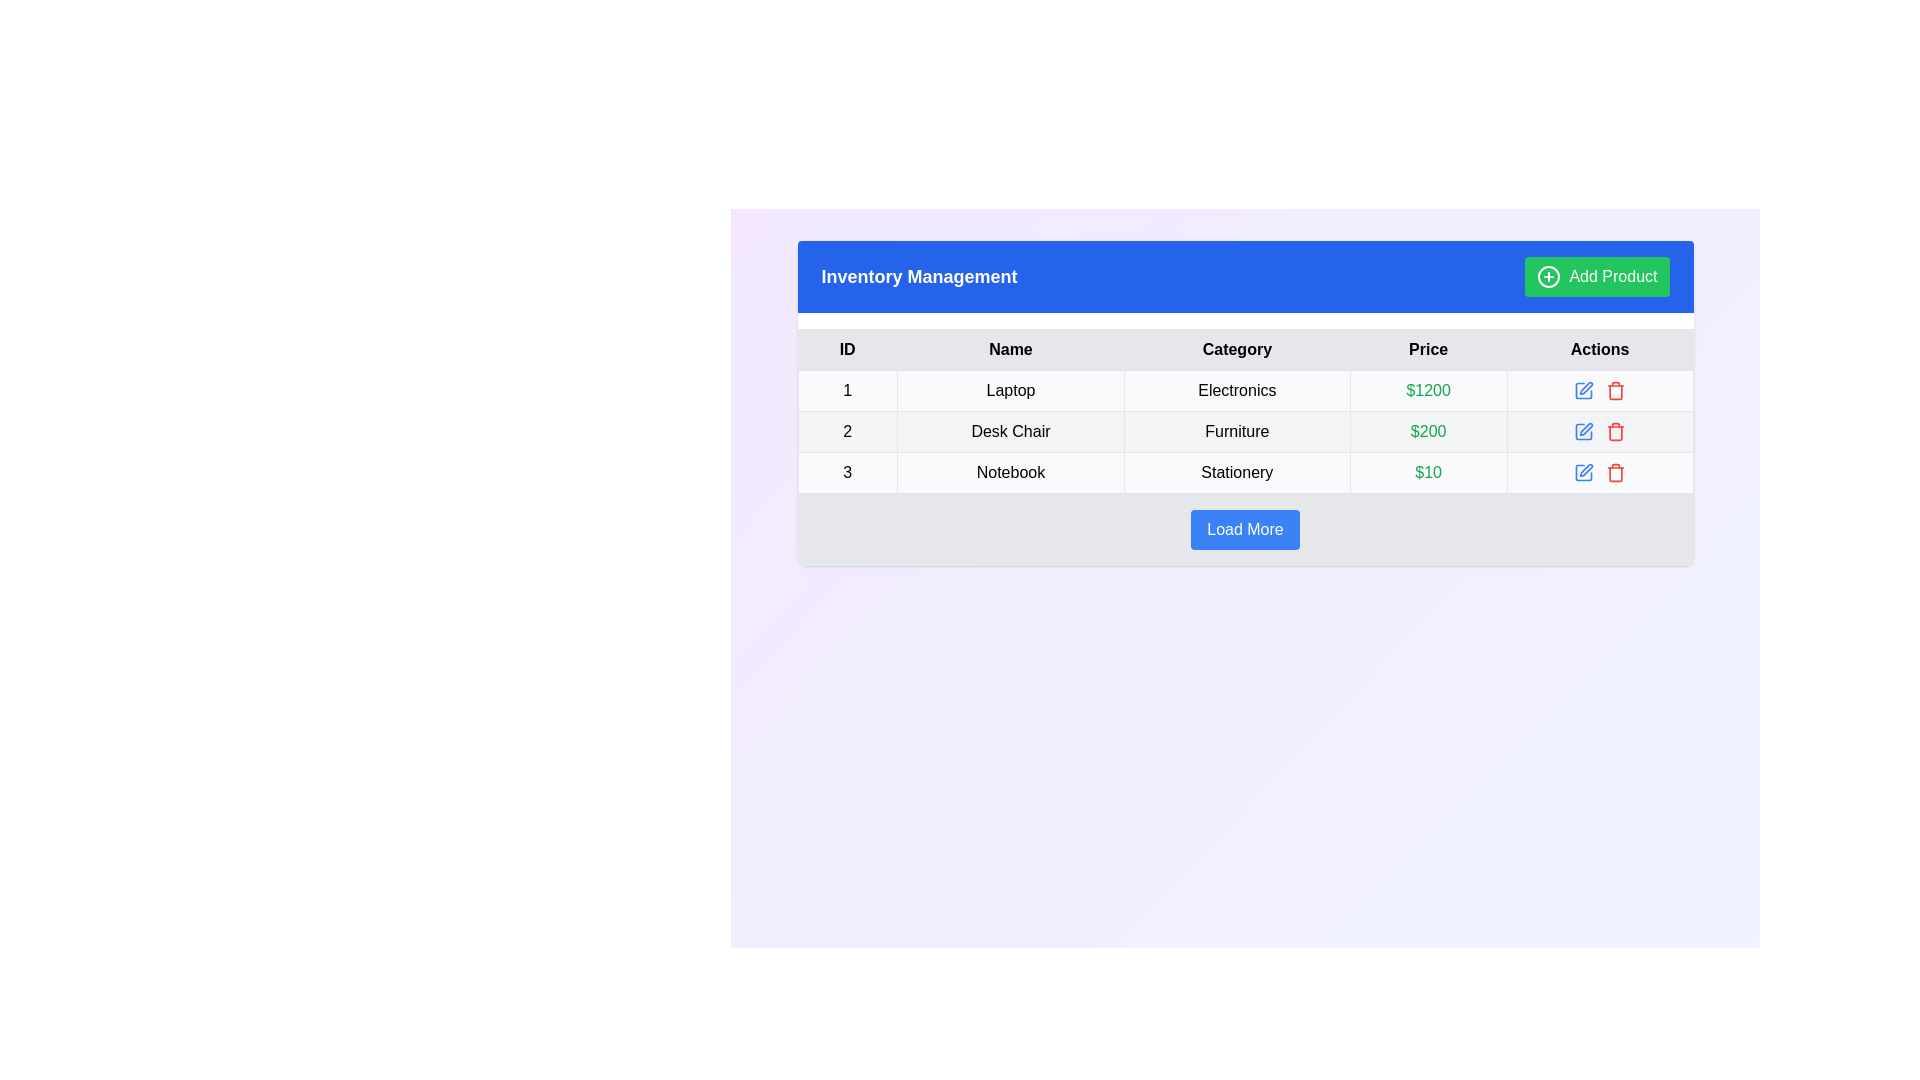 The image size is (1920, 1080). What do you see at coordinates (1236, 431) in the screenshot?
I see `the Text Label displaying the category 'Furniture' for the item 'Desk Chair' in the second row of the table` at bounding box center [1236, 431].